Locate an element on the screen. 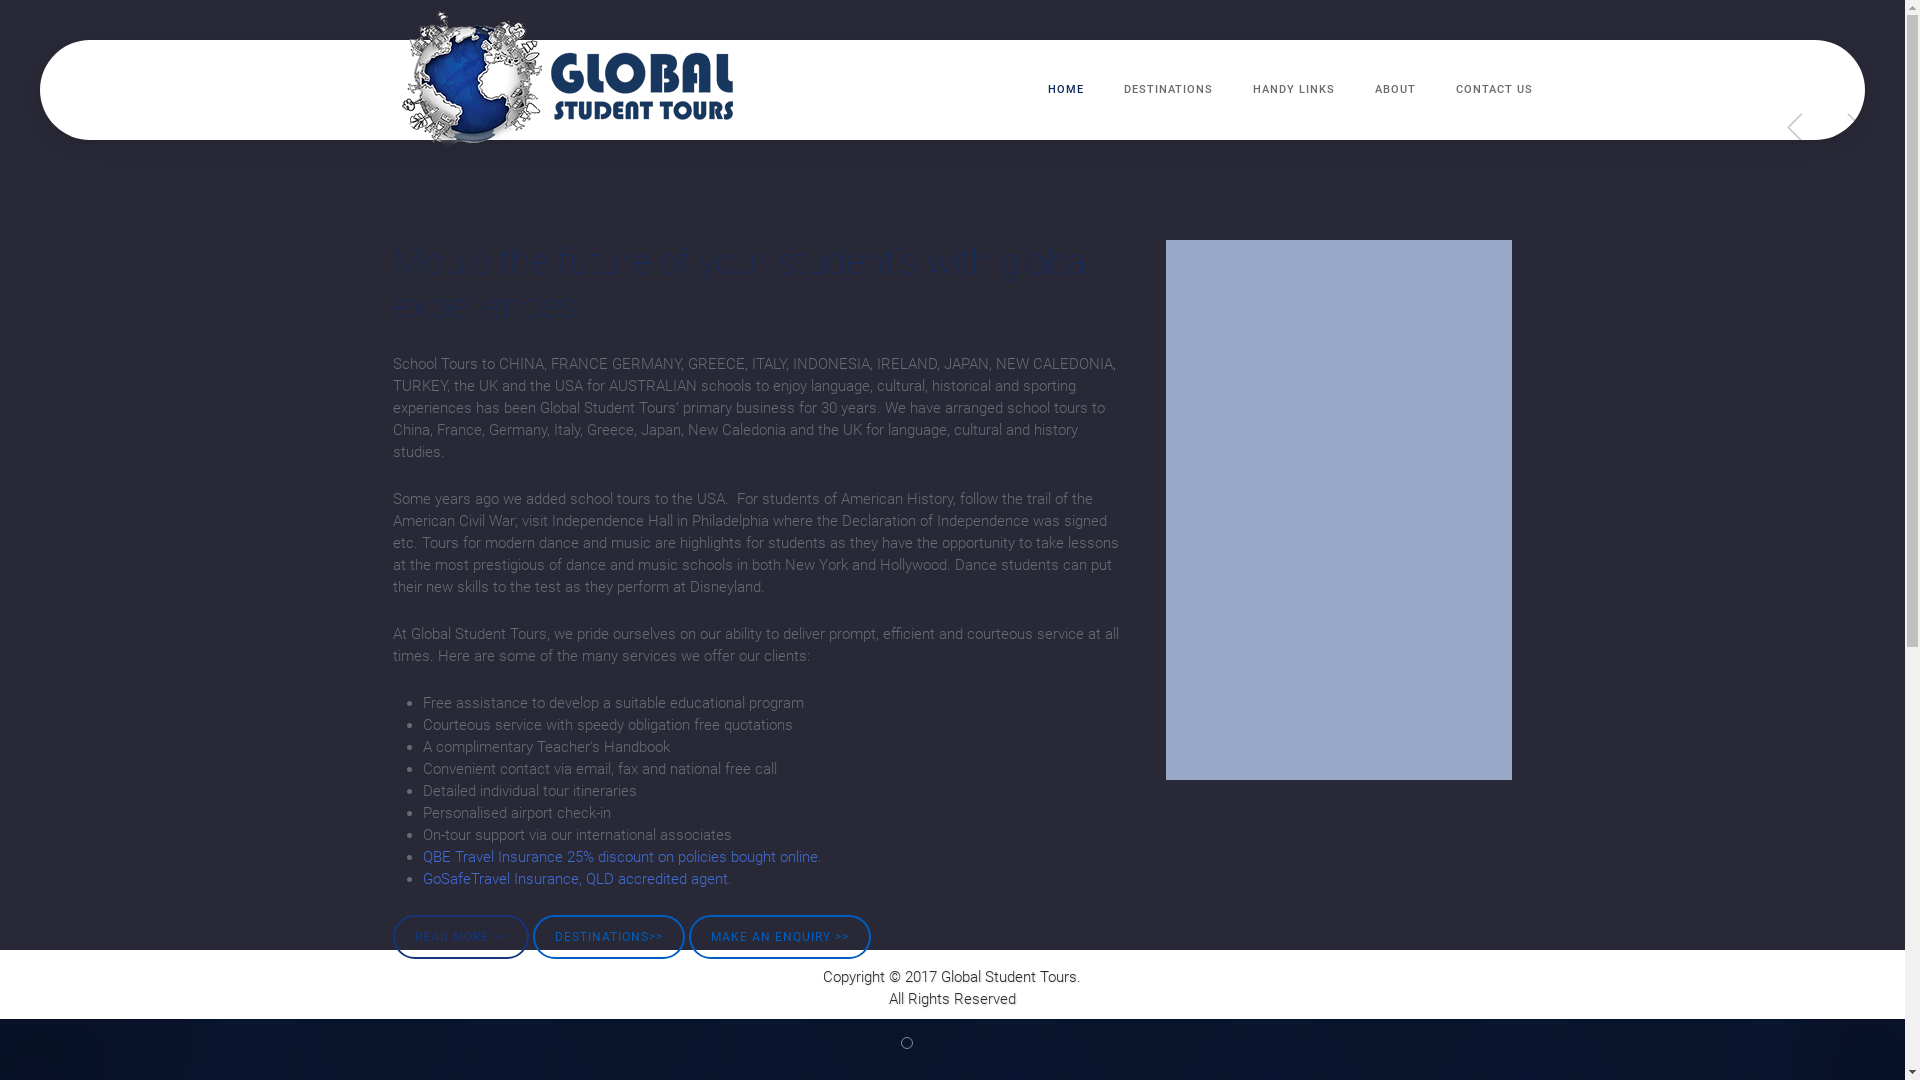 This screenshot has height=1080, width=1920. 'HOME' is located at coordinates (1027, 88).